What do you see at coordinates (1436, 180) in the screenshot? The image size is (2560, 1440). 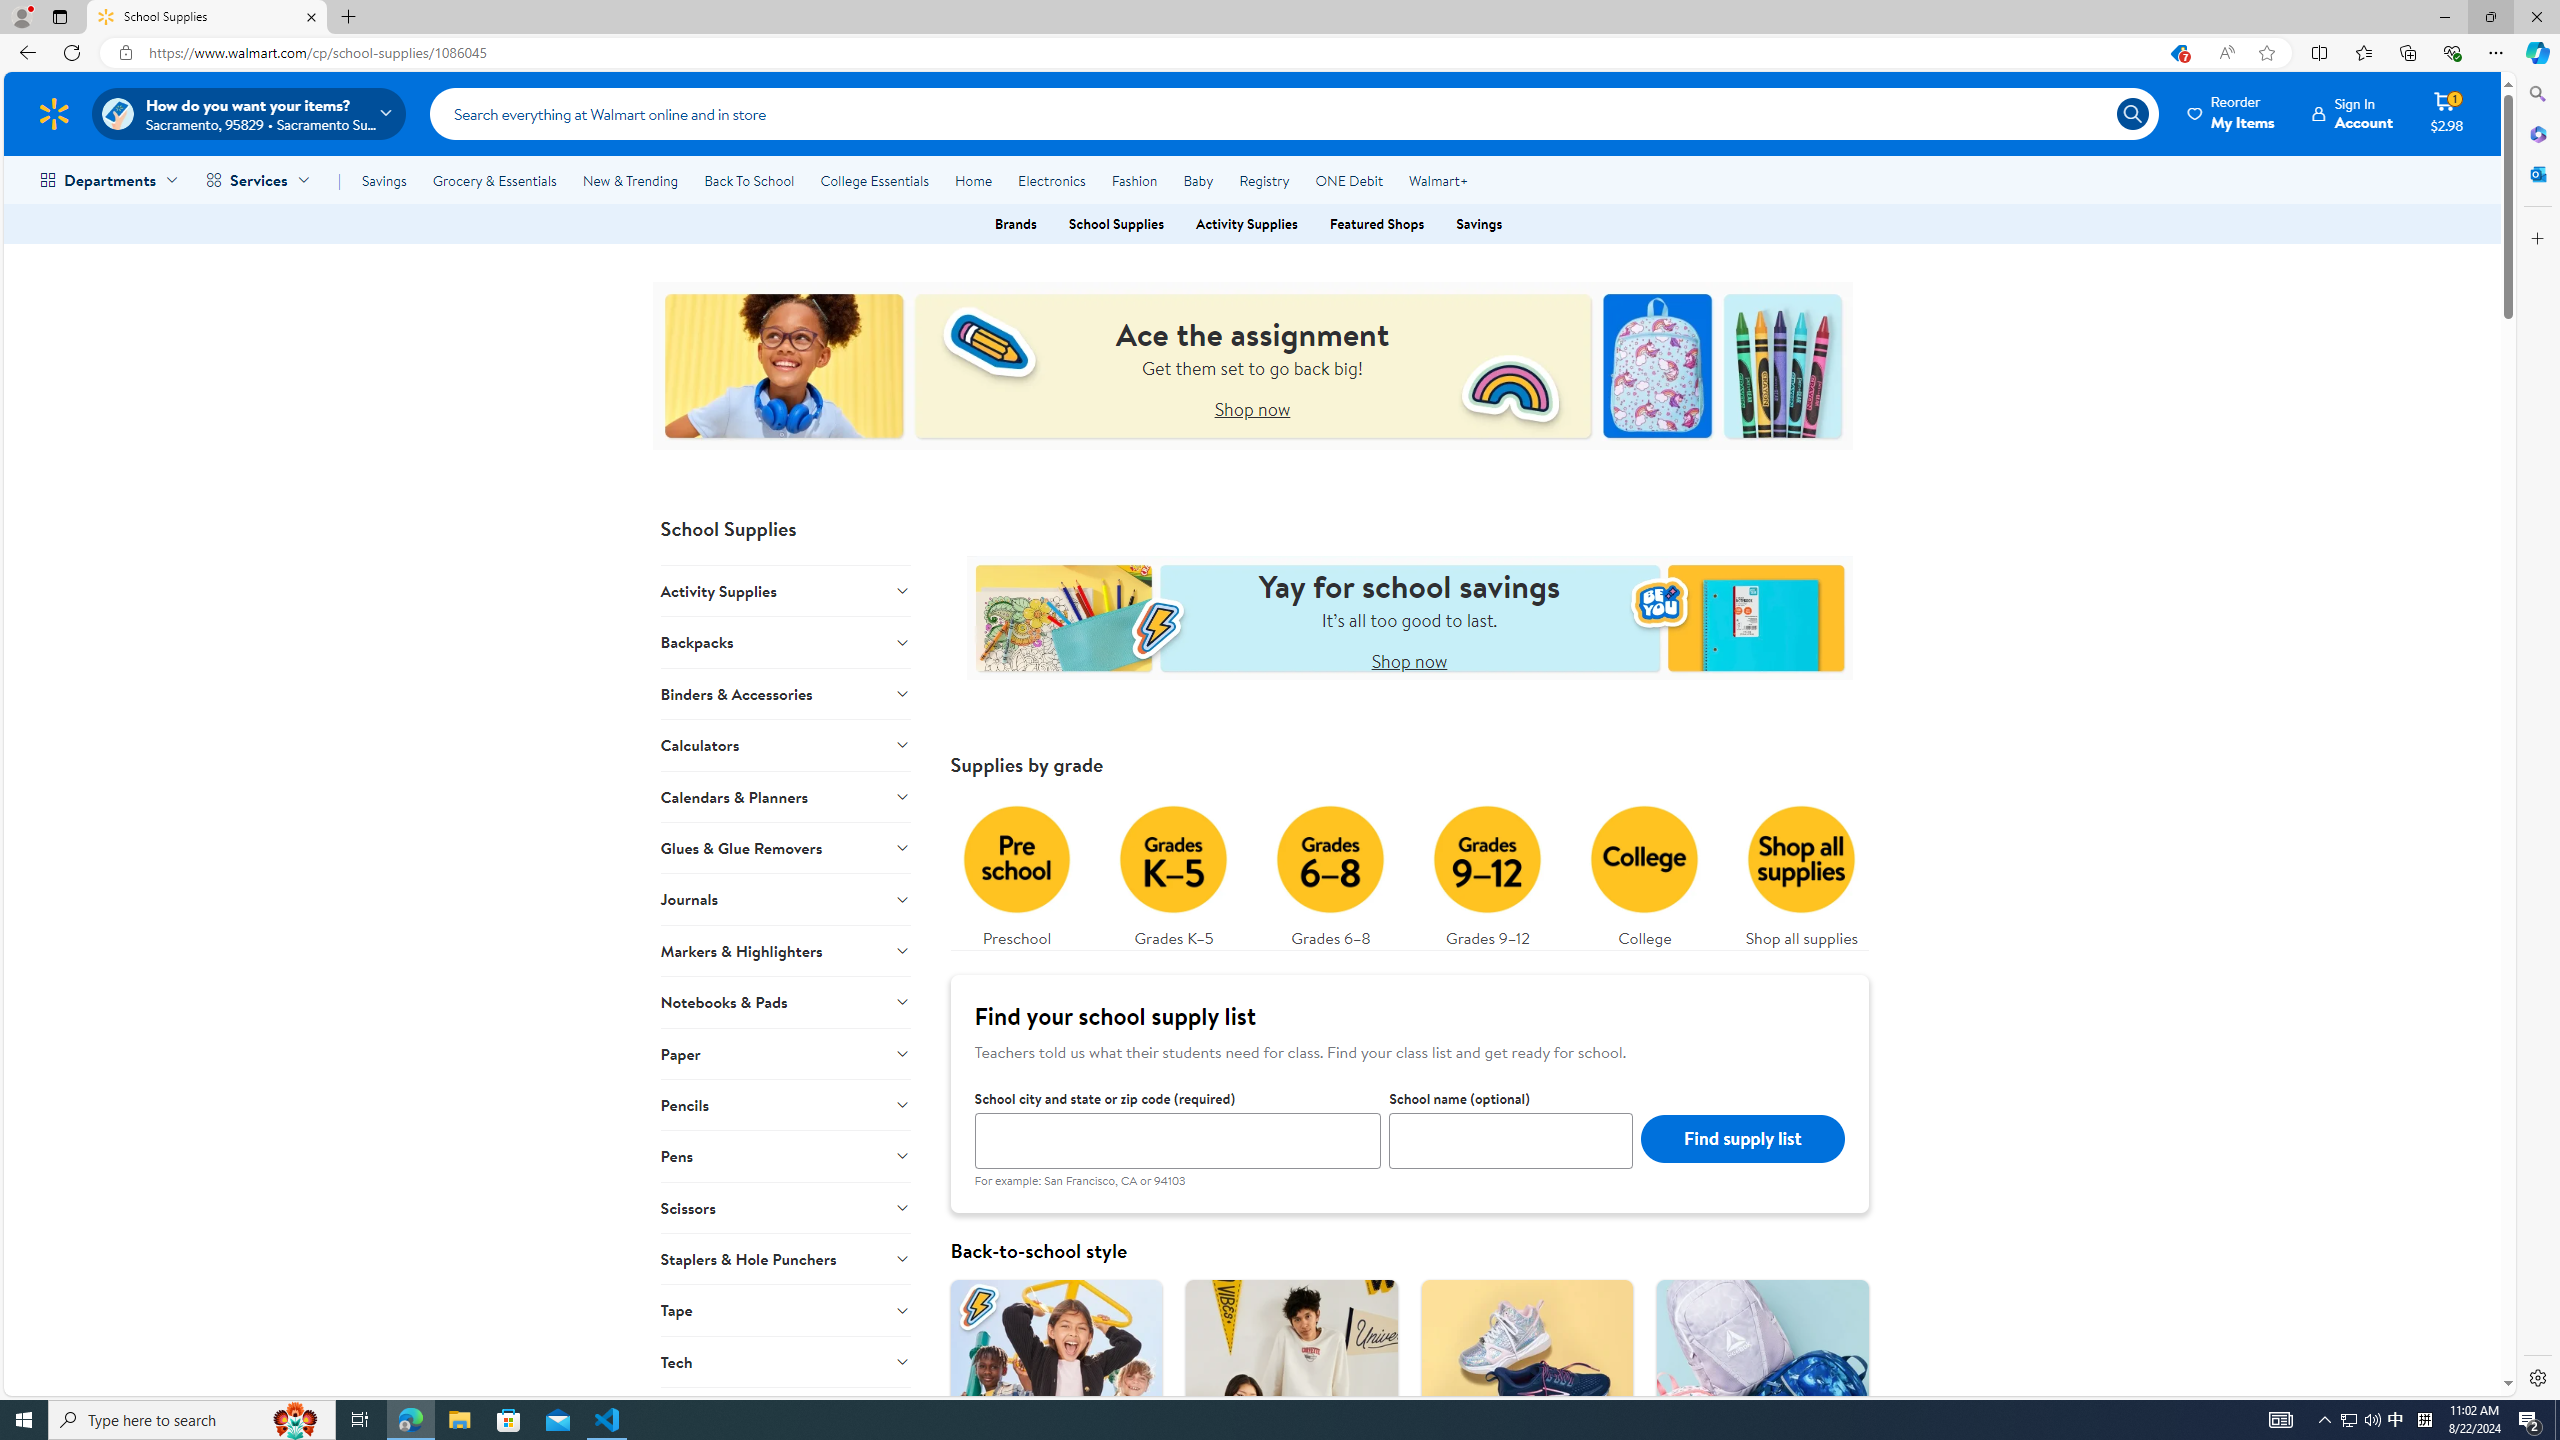 I see `'Walmart+'` at bounding box center [1436, 180].